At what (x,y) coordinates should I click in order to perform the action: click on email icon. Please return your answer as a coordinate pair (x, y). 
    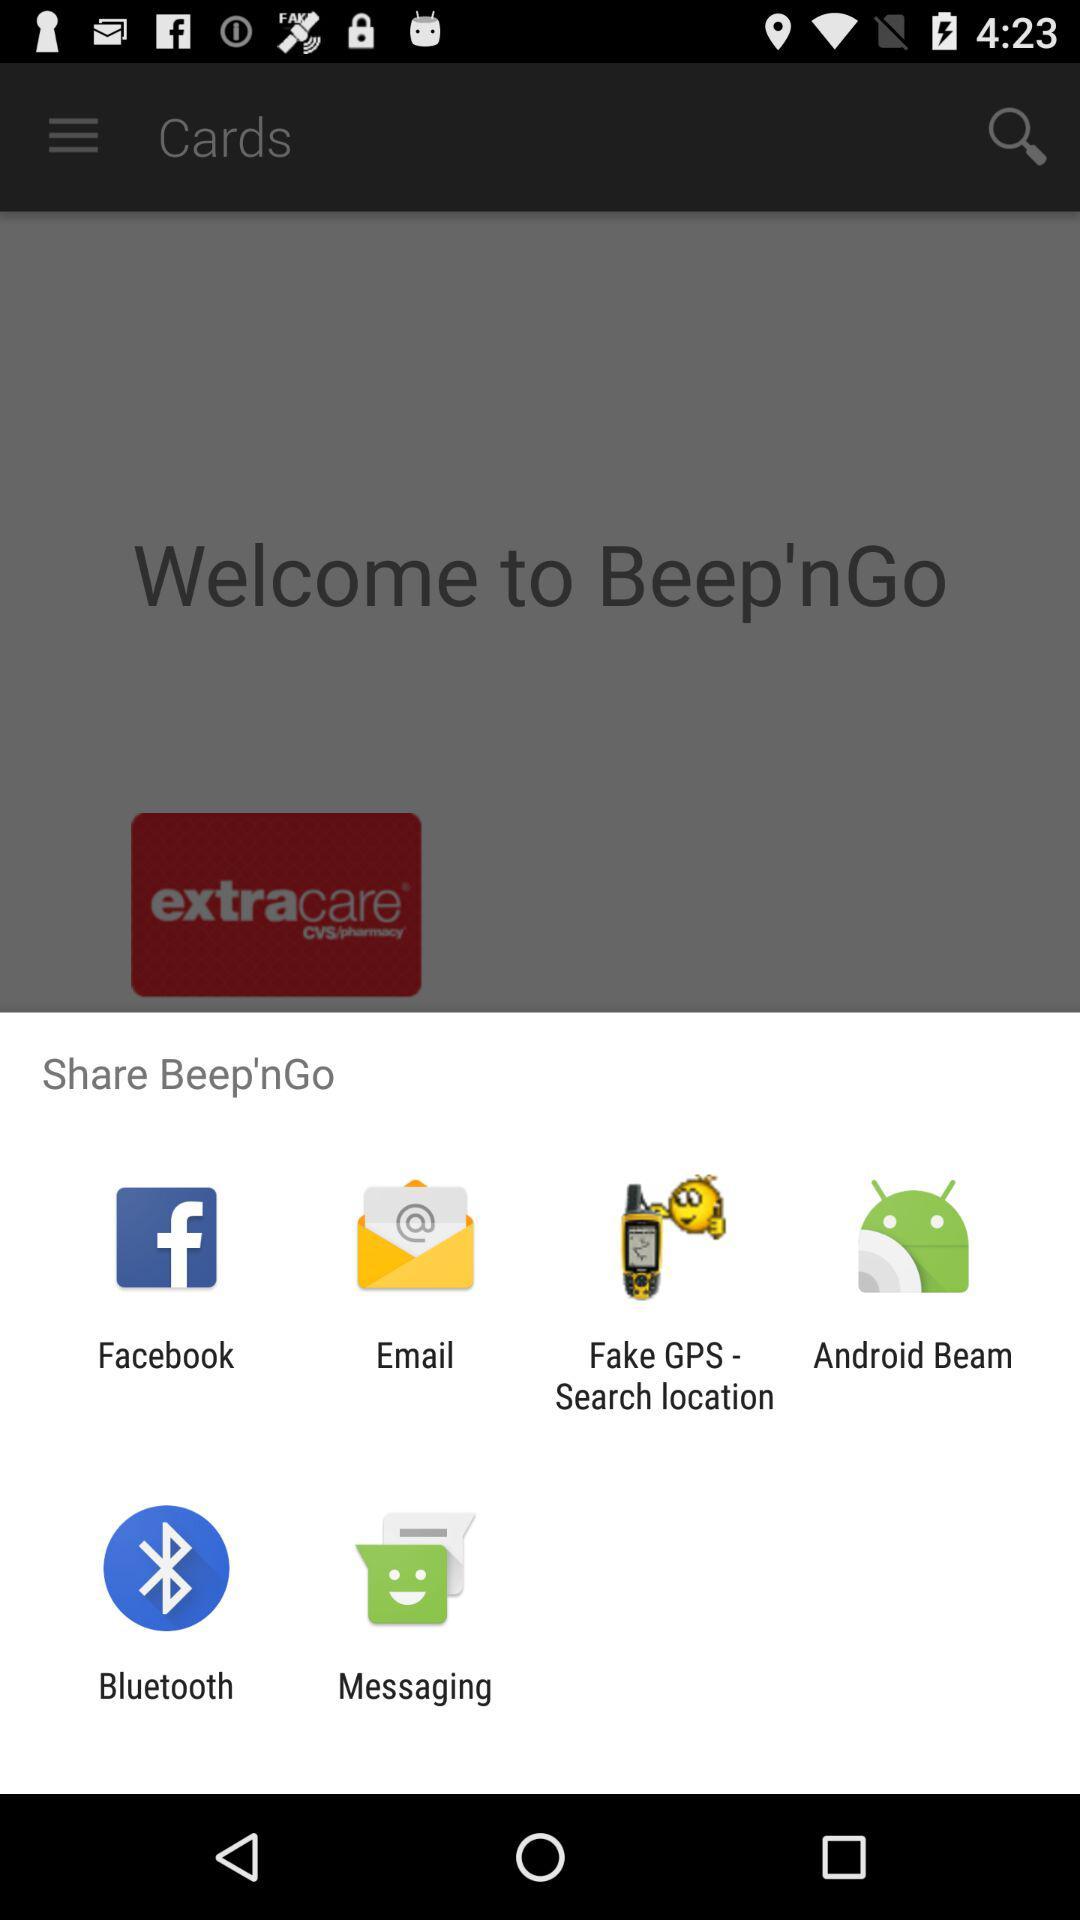
    Looking at the image, I should click on (414, 1374).